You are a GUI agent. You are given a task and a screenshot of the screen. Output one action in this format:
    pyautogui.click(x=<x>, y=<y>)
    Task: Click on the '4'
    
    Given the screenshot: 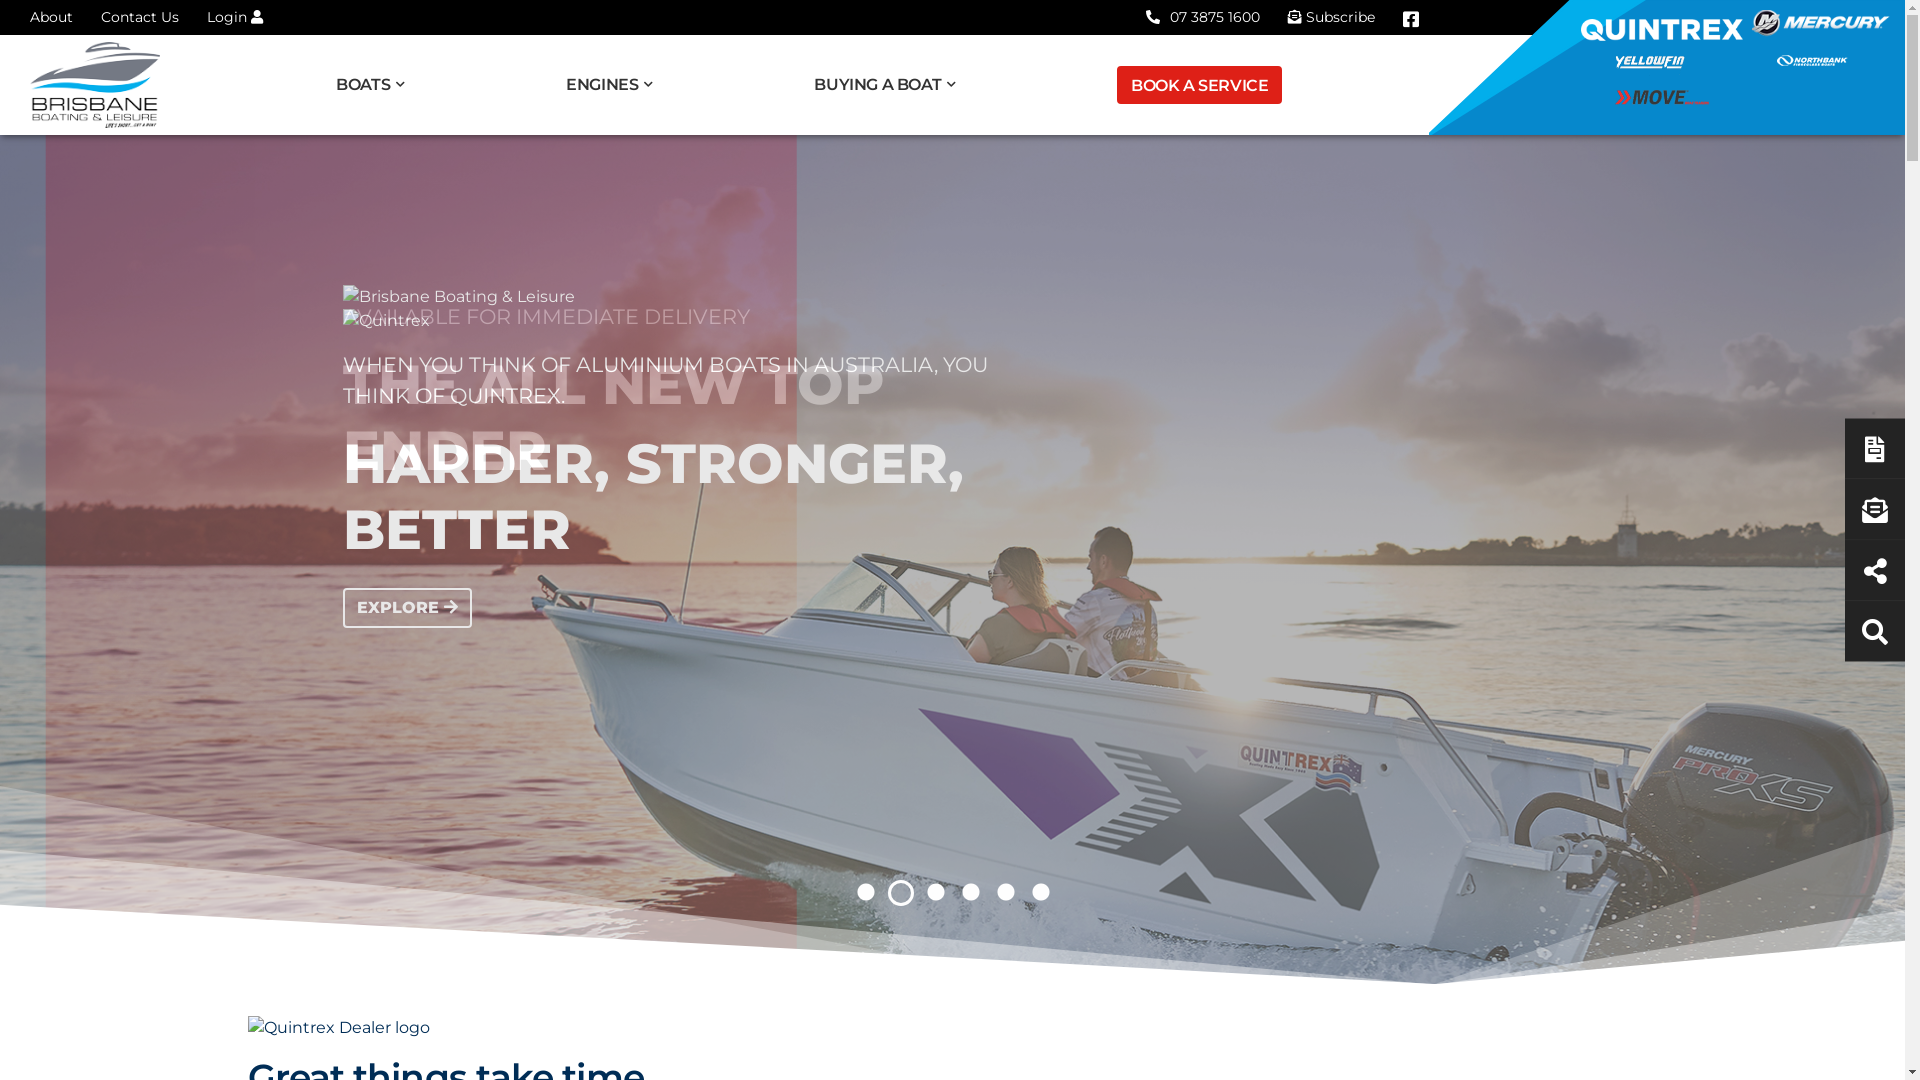 What is the action you would take?
    pyautogui.click(x=970, y=891)
    